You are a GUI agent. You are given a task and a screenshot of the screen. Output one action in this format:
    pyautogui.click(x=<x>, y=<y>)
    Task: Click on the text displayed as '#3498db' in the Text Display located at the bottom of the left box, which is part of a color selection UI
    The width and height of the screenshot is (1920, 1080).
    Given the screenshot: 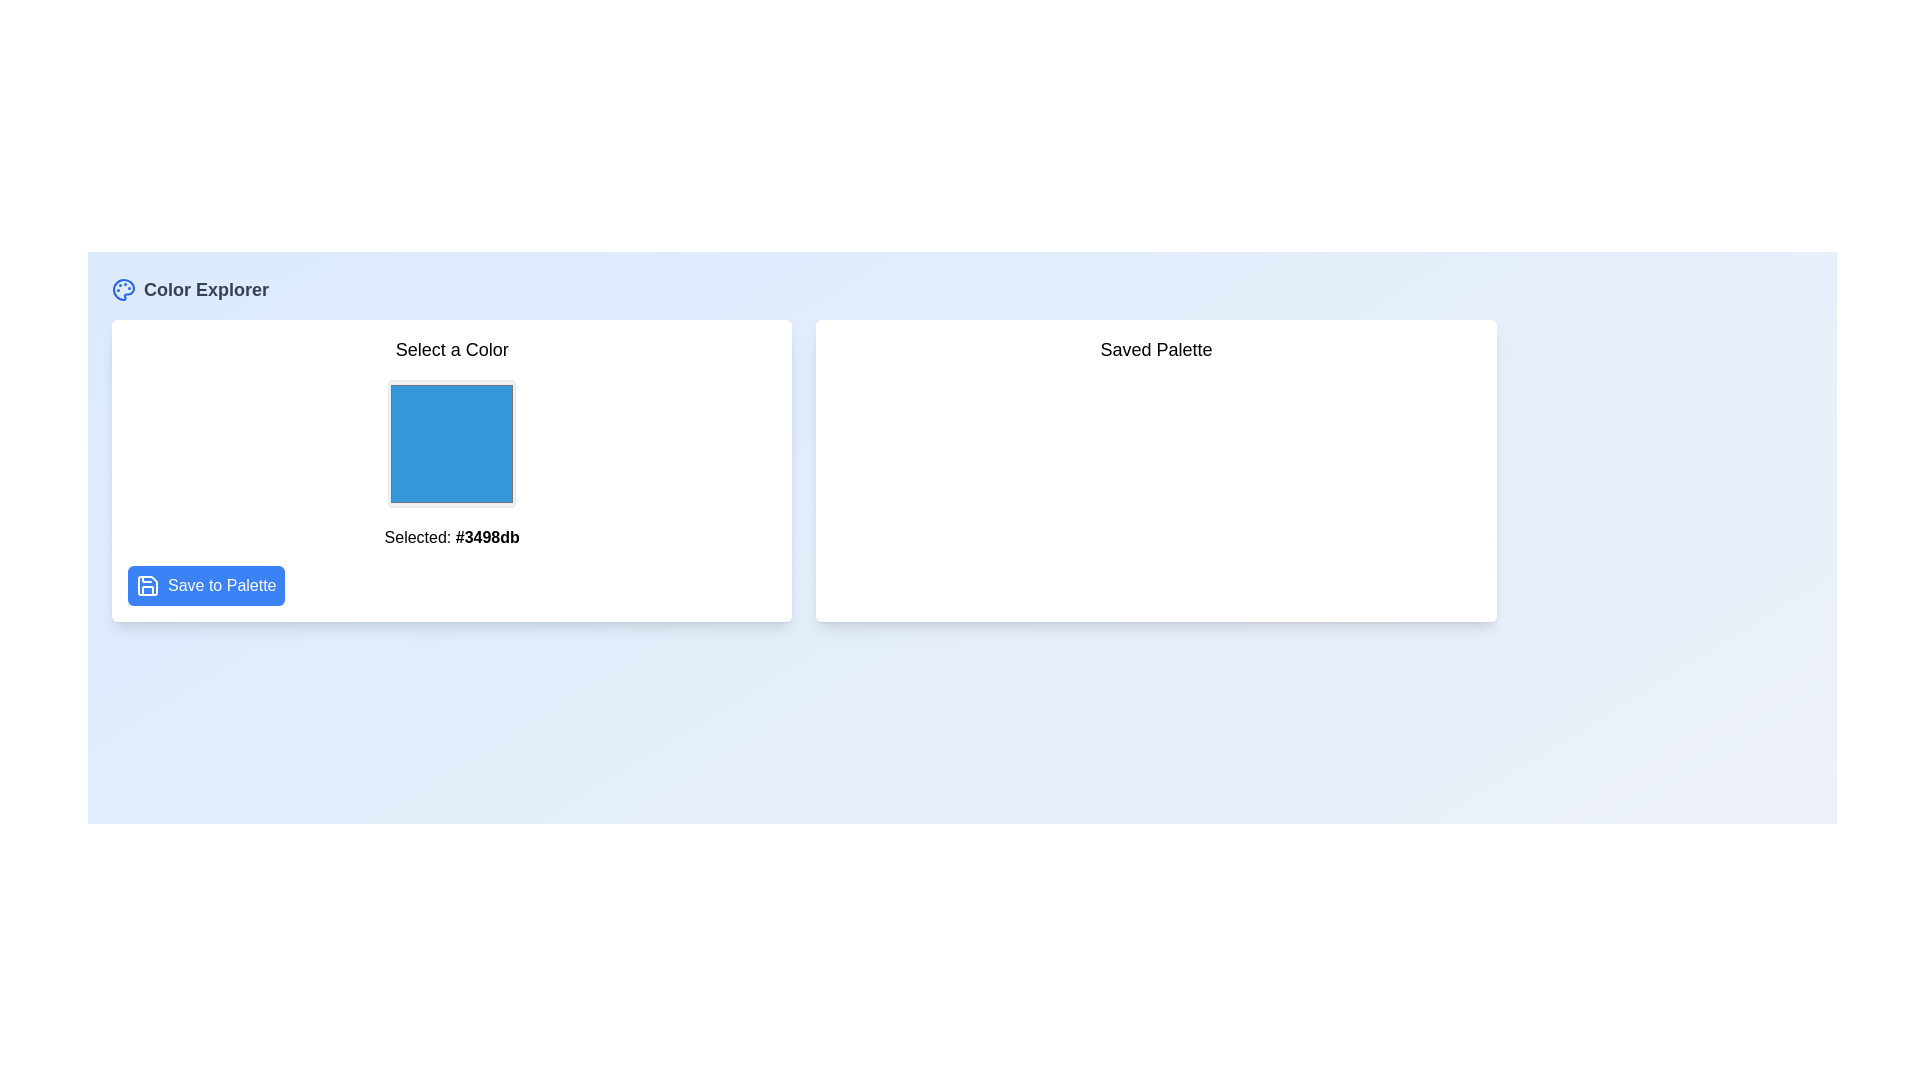 What is the action you would take?
    pyautogui.click(x=487, y=536)
    